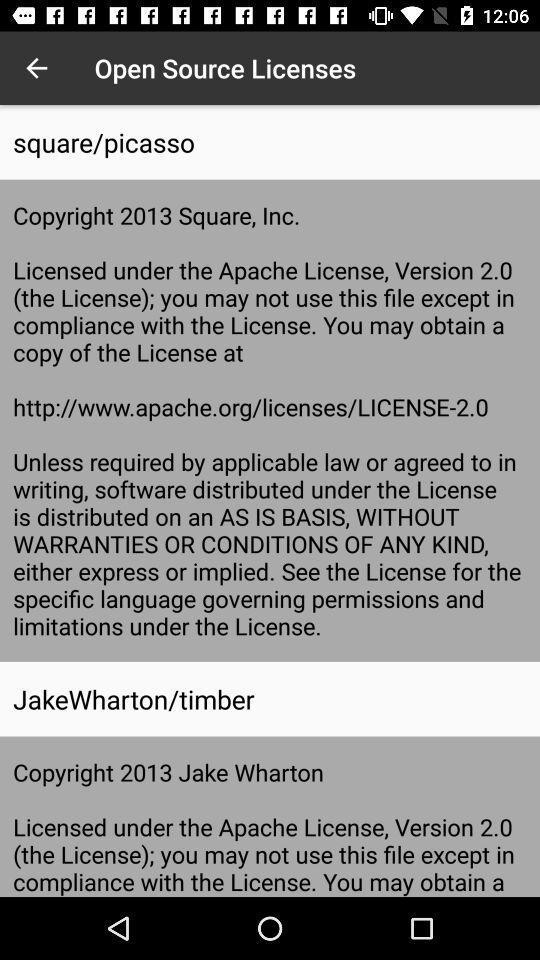 This screenshot has width=540, height=960. Describe the element at coordinates (36, 68) in the screenshot. I see `icon above square/picasso icon` at that location.